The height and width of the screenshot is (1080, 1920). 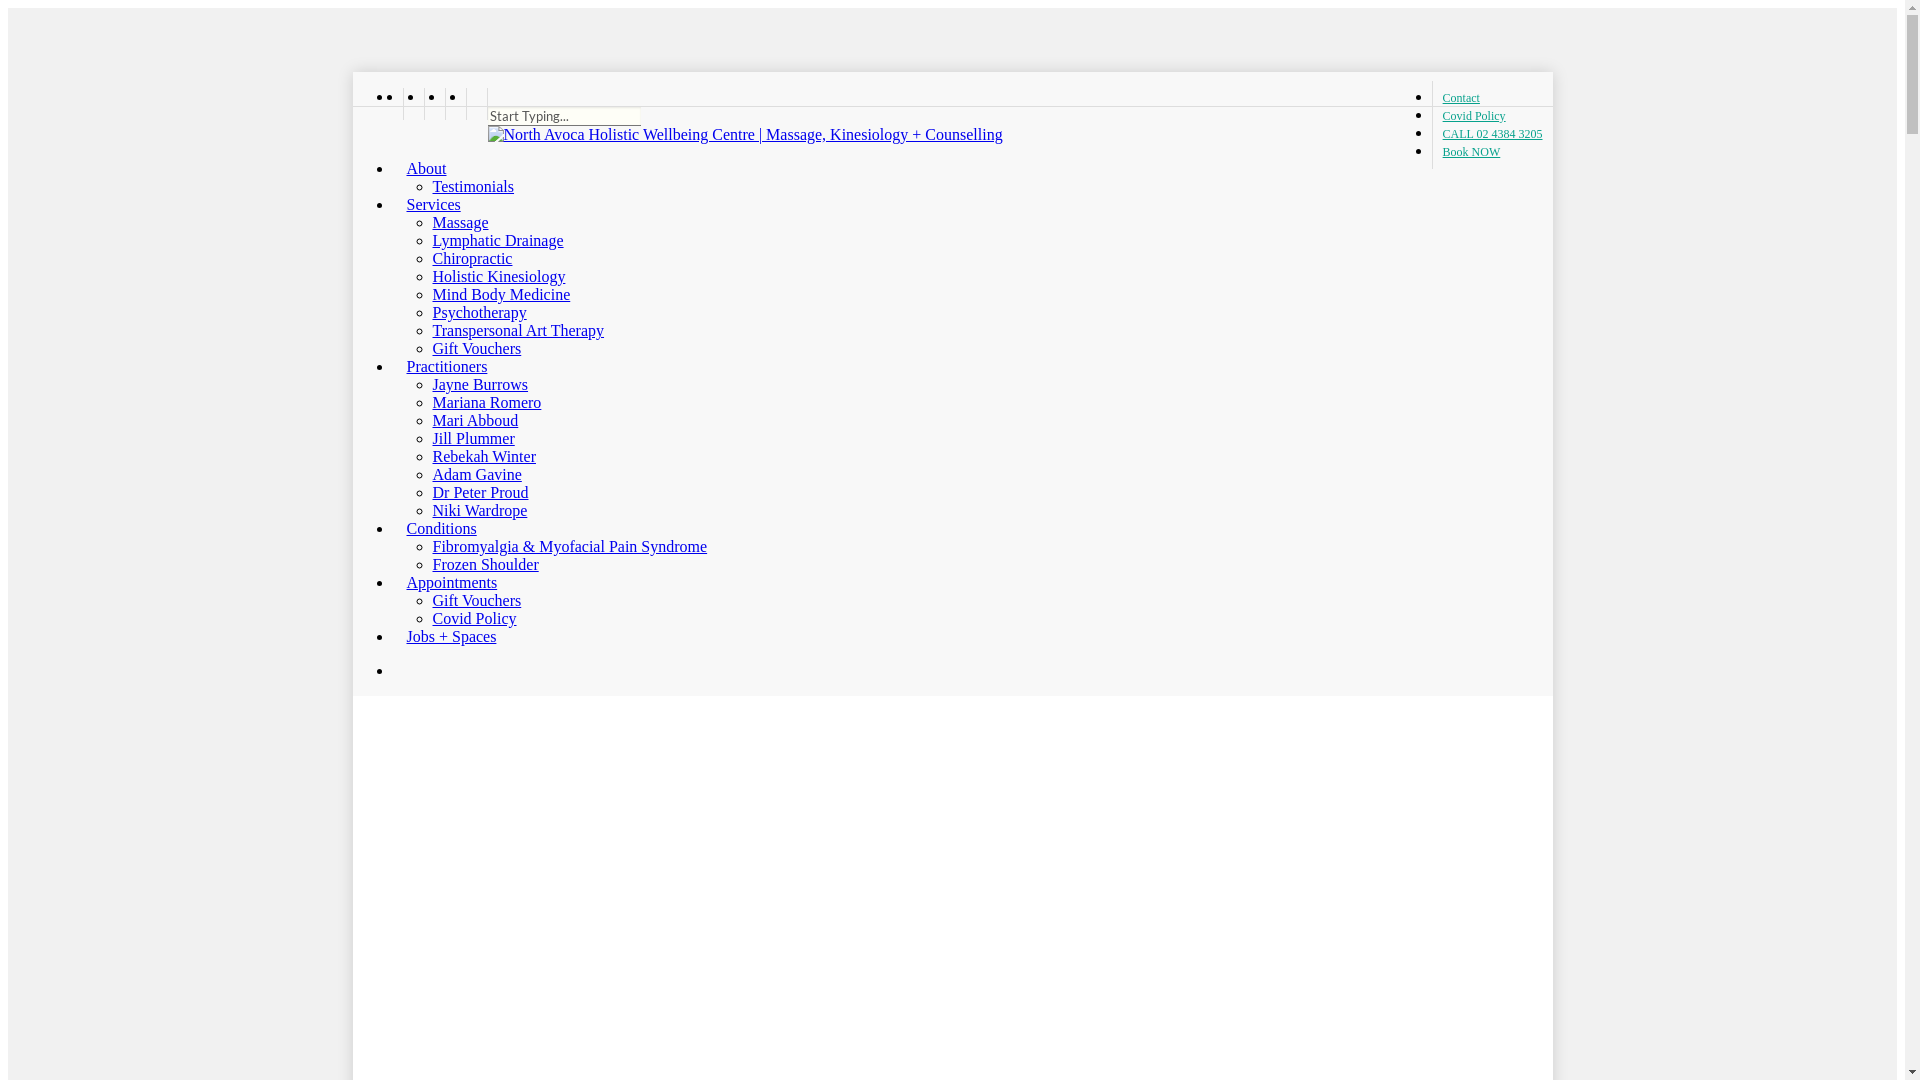 I want to click on 'Skip to main content', so click(x=7, y=7).